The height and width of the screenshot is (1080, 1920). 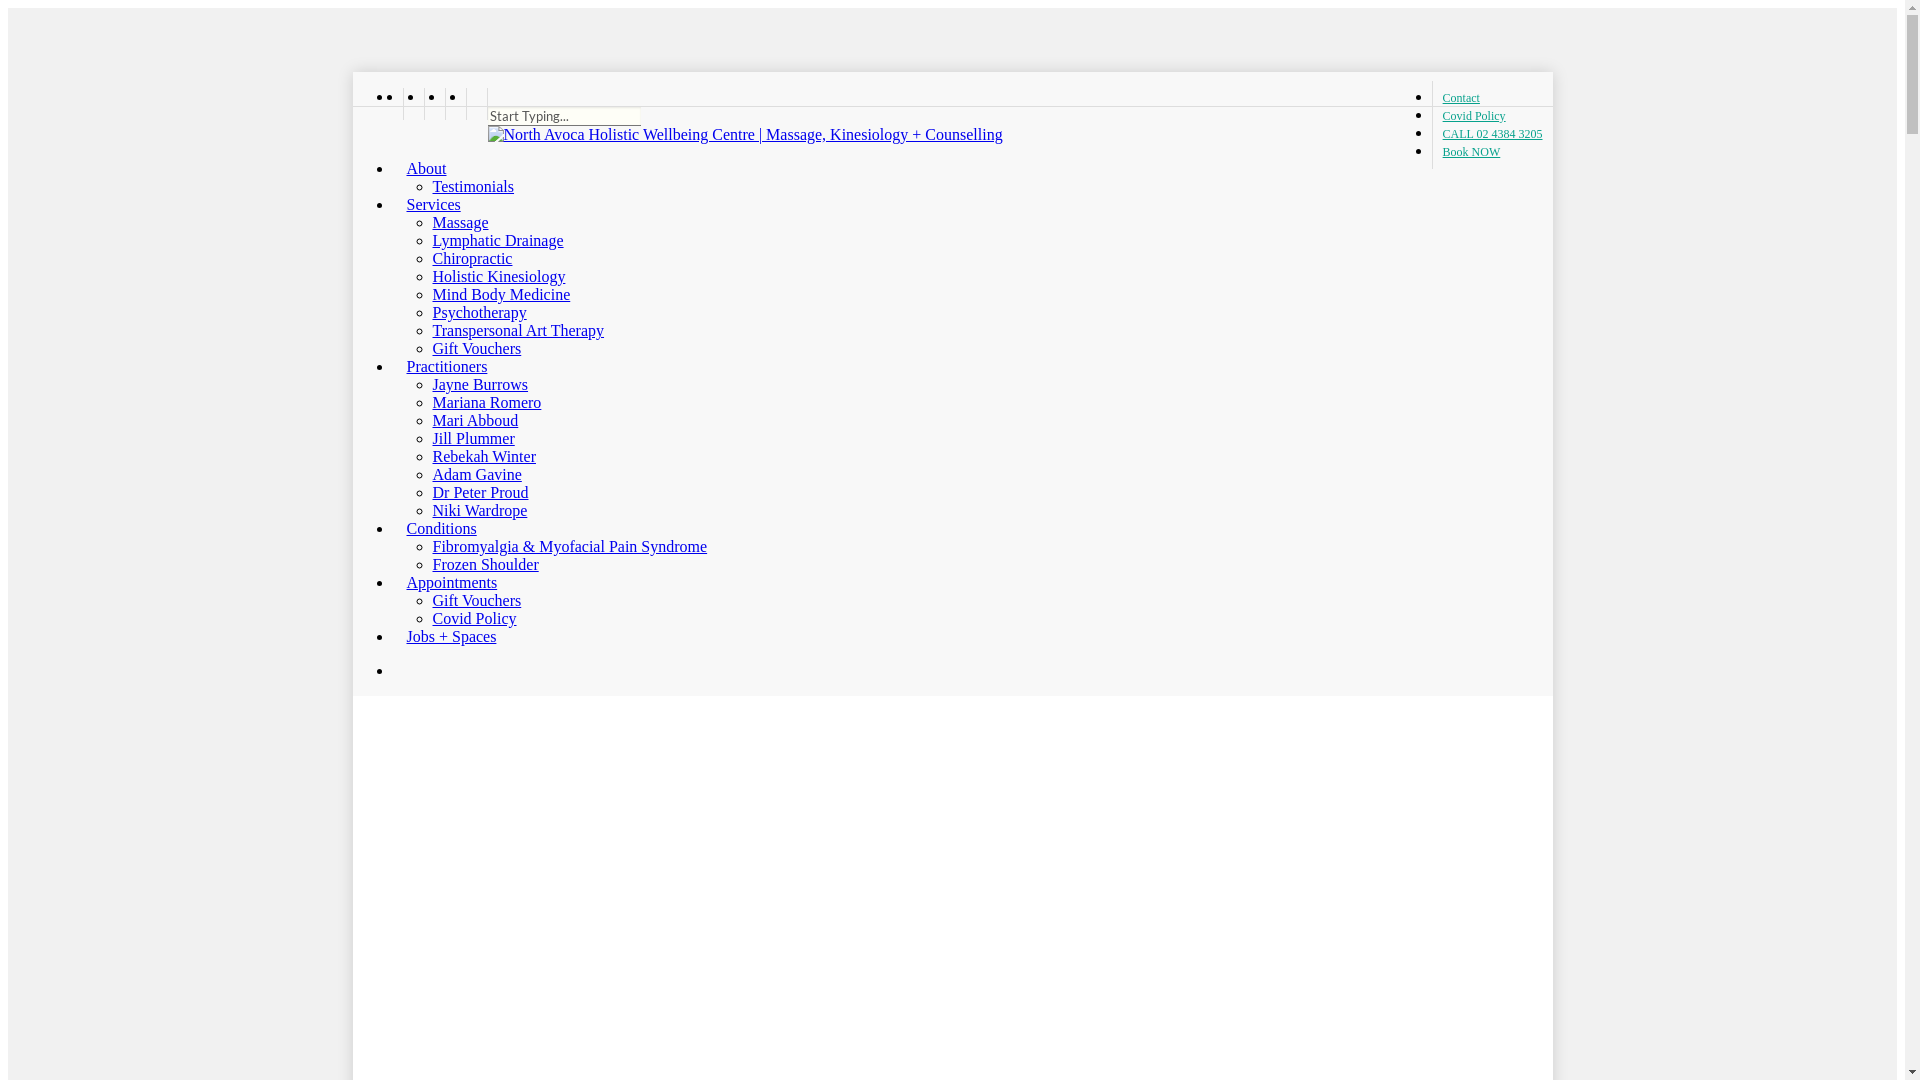 I want to click on 'Skip to main content', so click(x=7, y=7).